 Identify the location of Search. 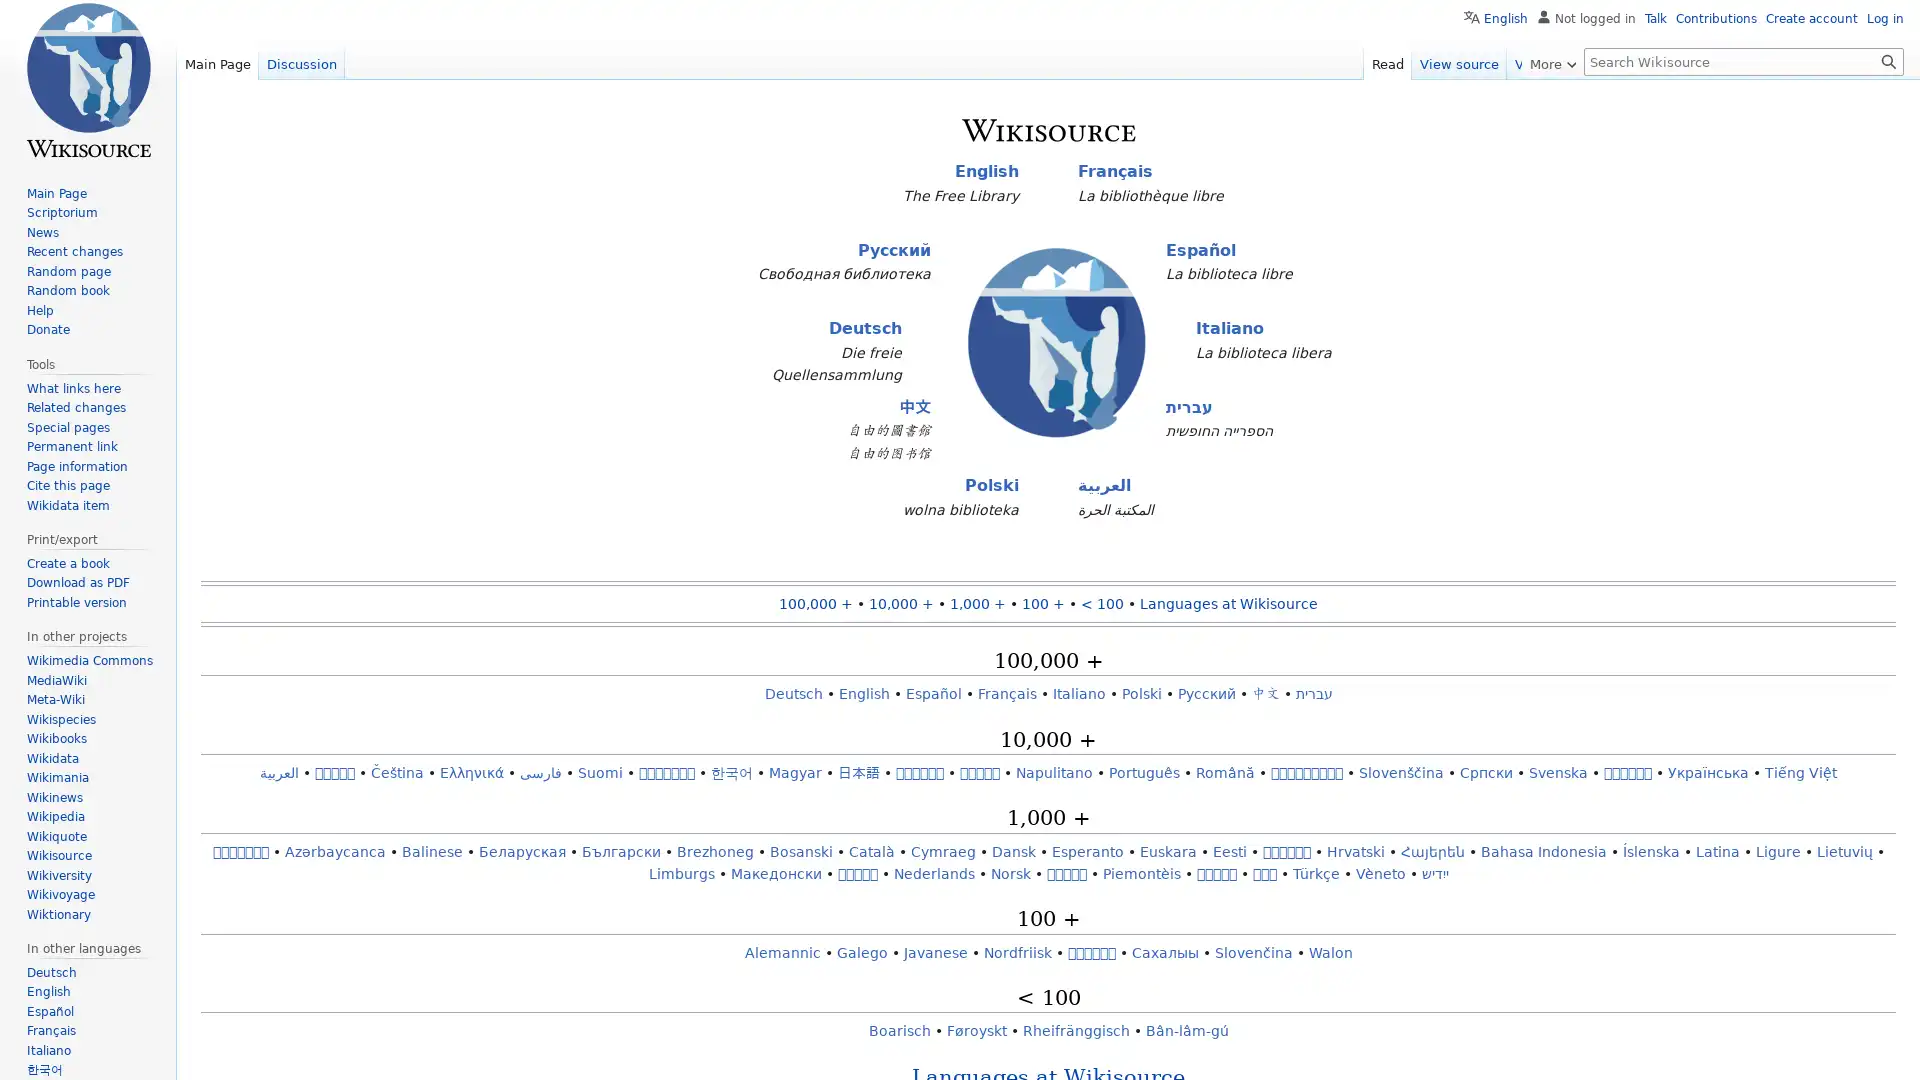
(1888, 60).